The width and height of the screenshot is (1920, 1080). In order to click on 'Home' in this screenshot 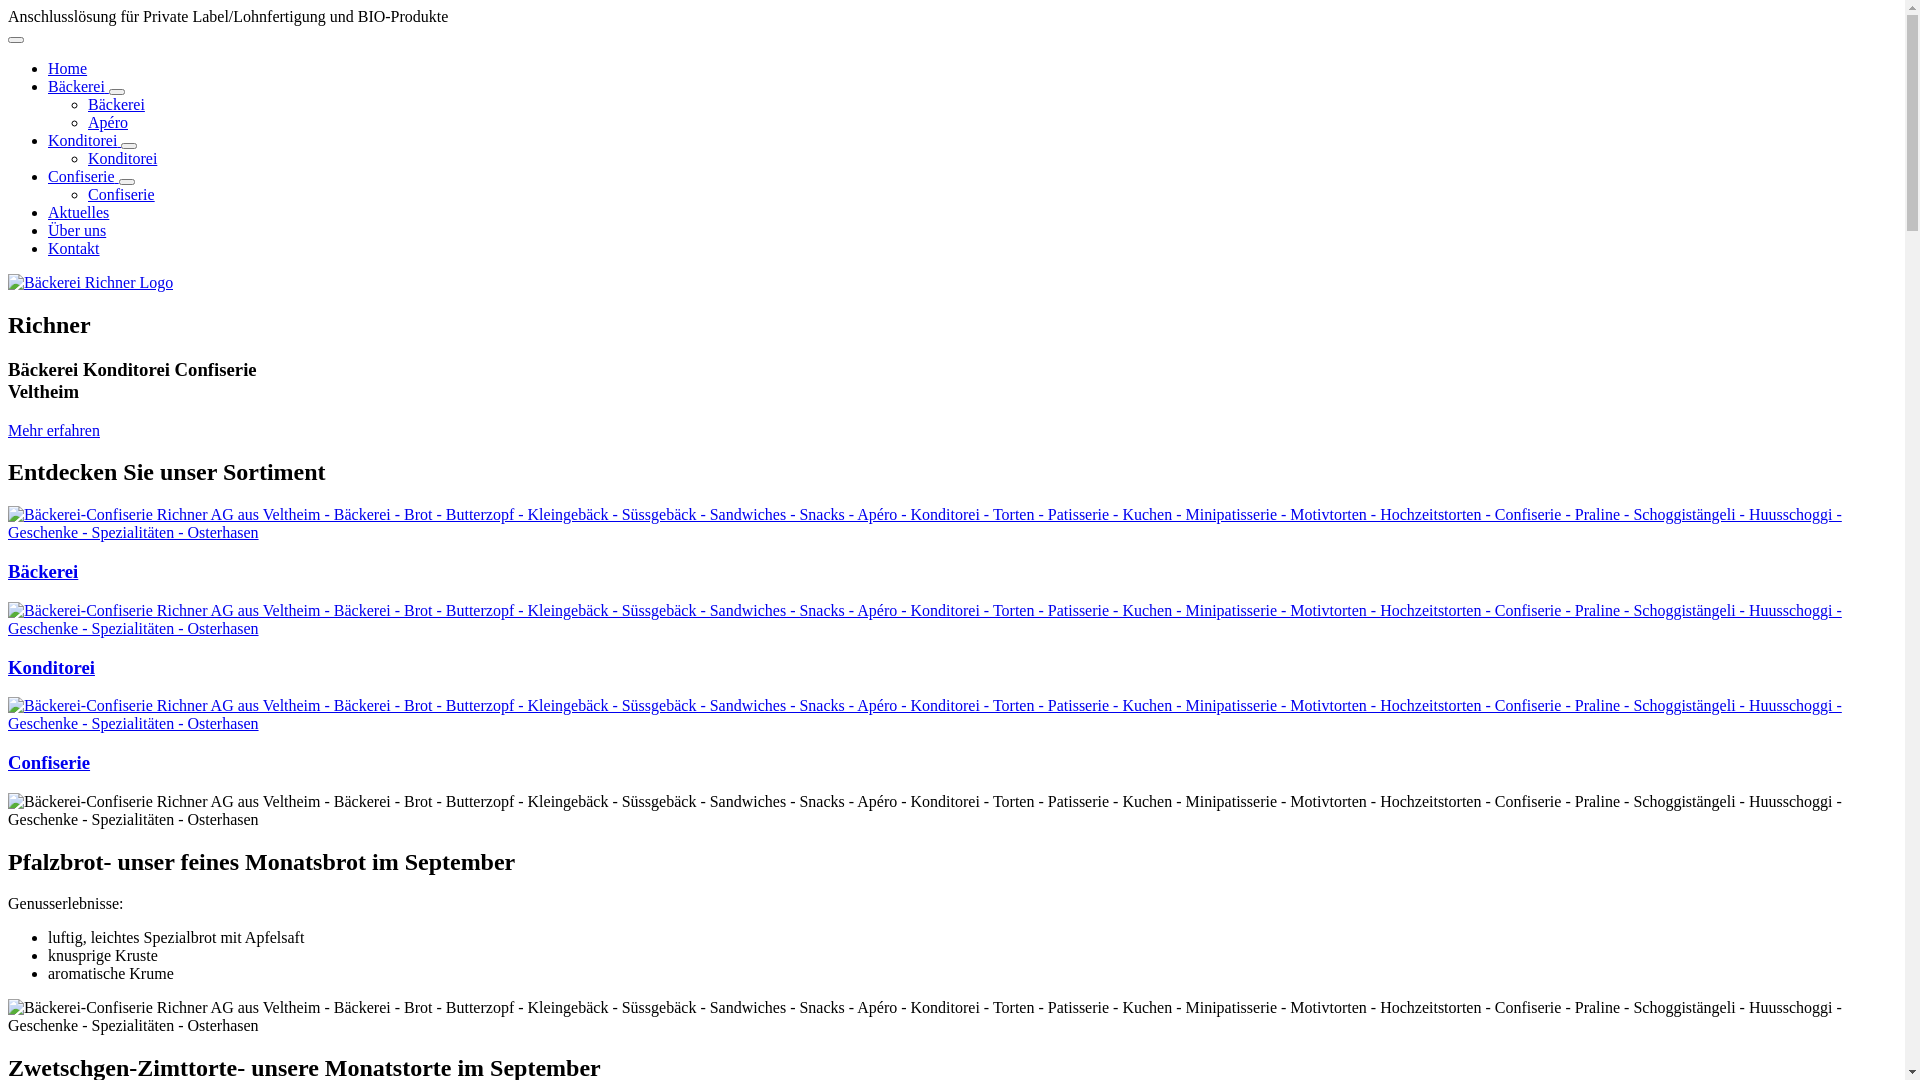, I will do `click(67, 67)`.